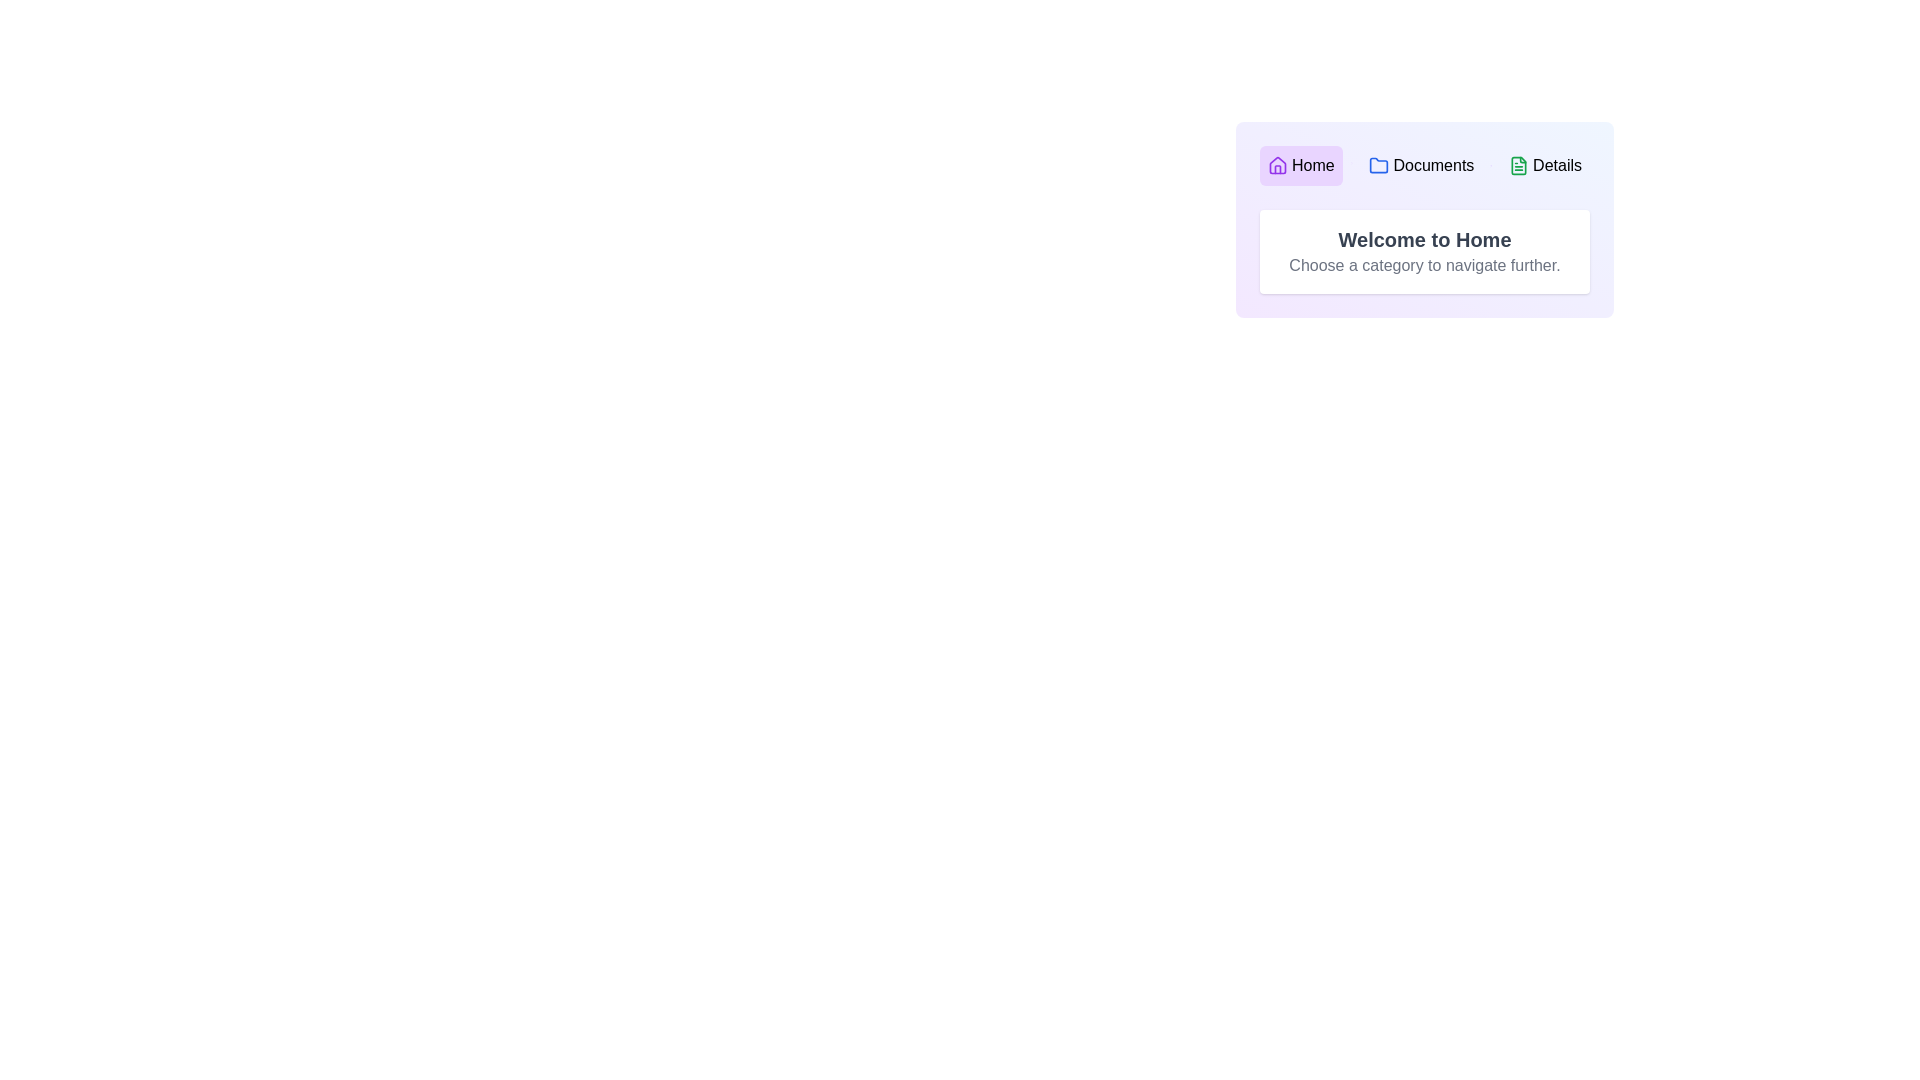 This screenshot has height=1080, width=1920. Describe the element at coordinates (1432, 164) in the screenshot. I see `the 'Documents' text label in the top-center navigation menu` at that location.